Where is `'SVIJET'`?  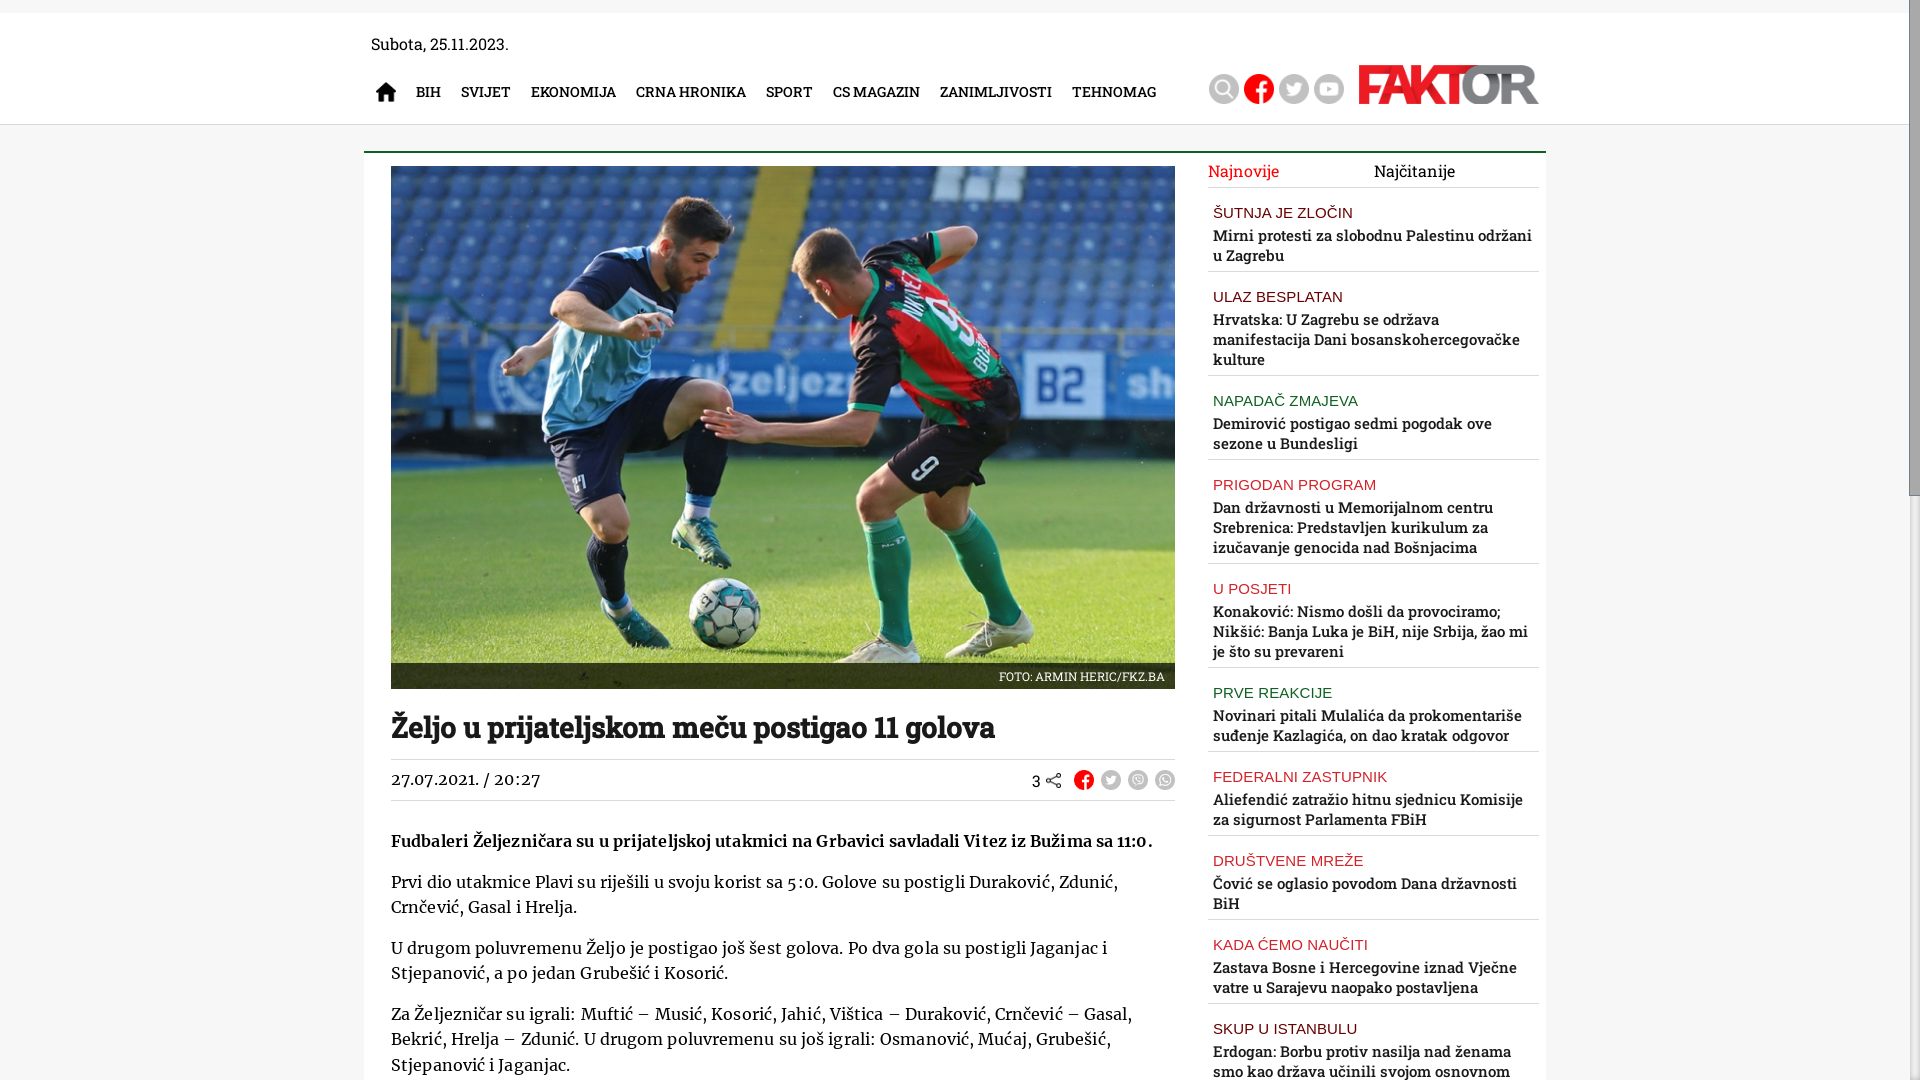
'SVIJET' is located at coordinates (490, 91).